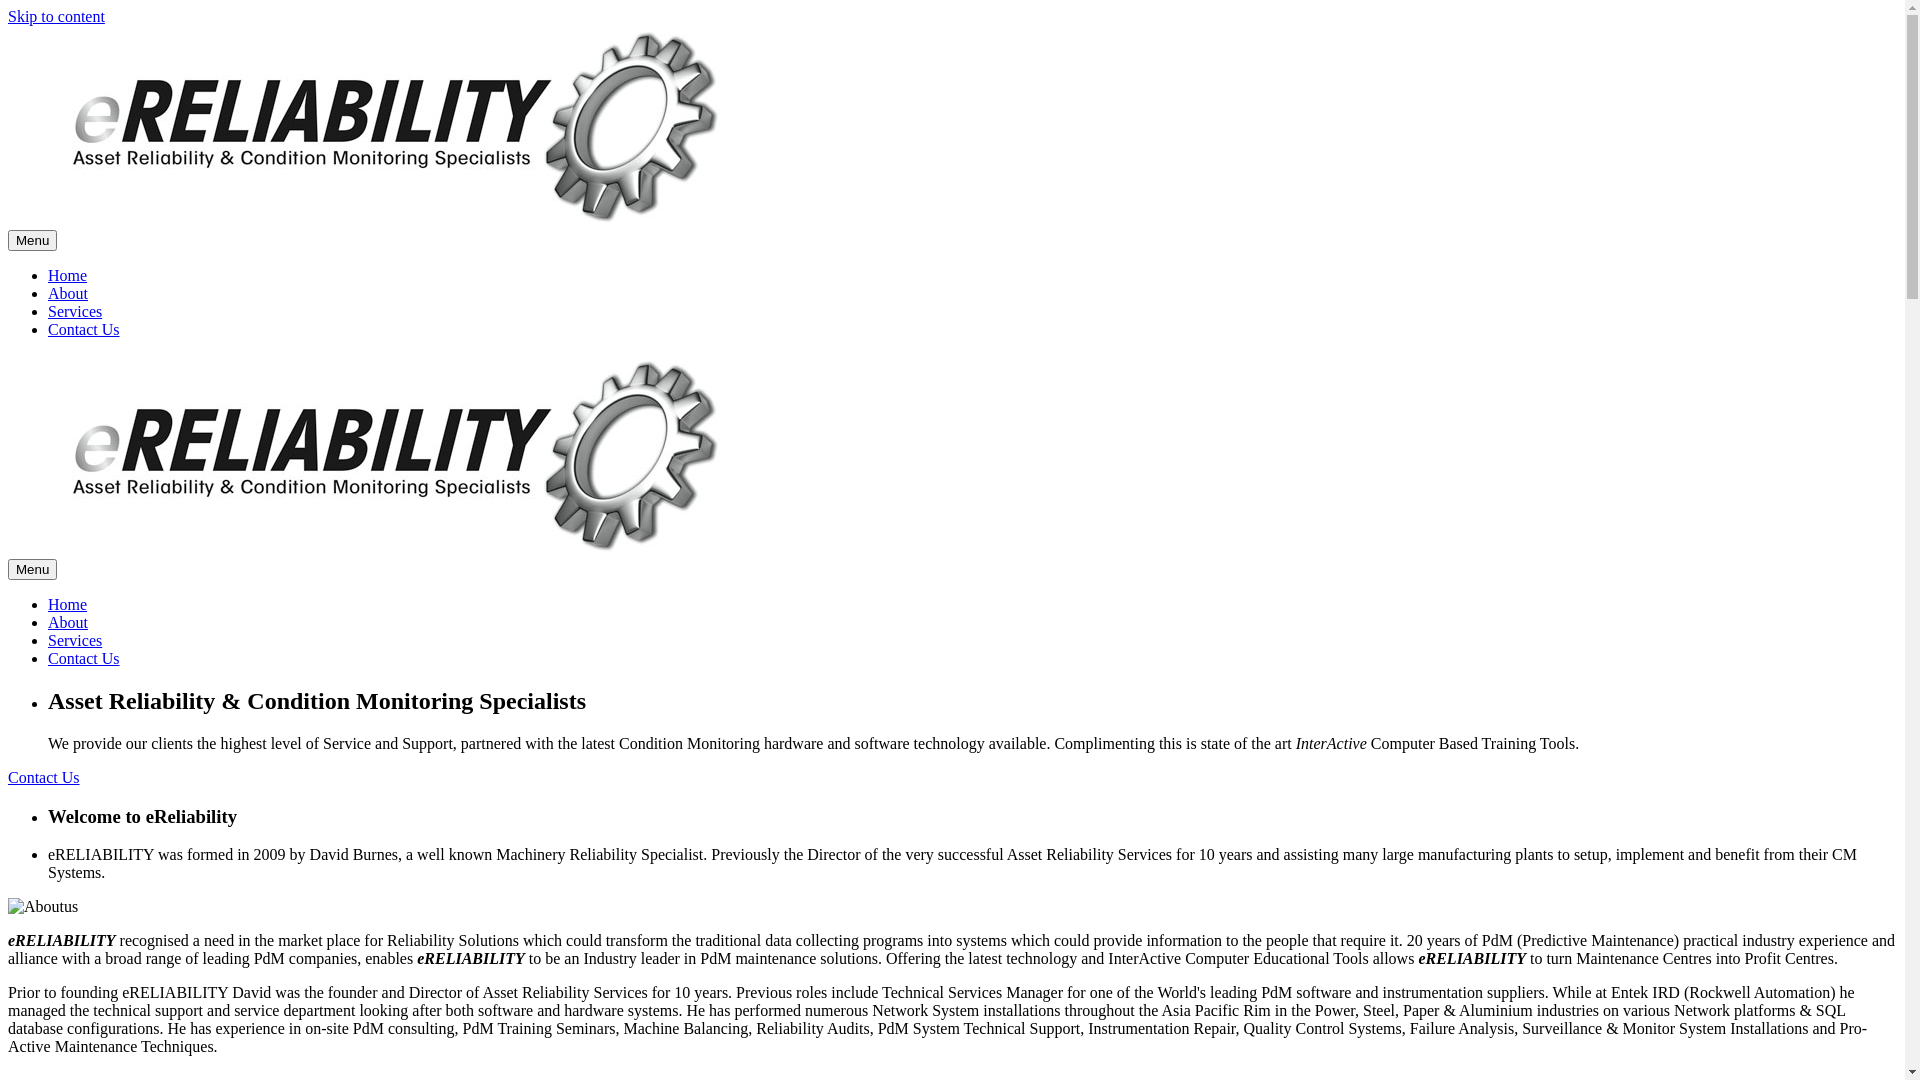  I want to click on 'Skip to content', so click(56, 16).